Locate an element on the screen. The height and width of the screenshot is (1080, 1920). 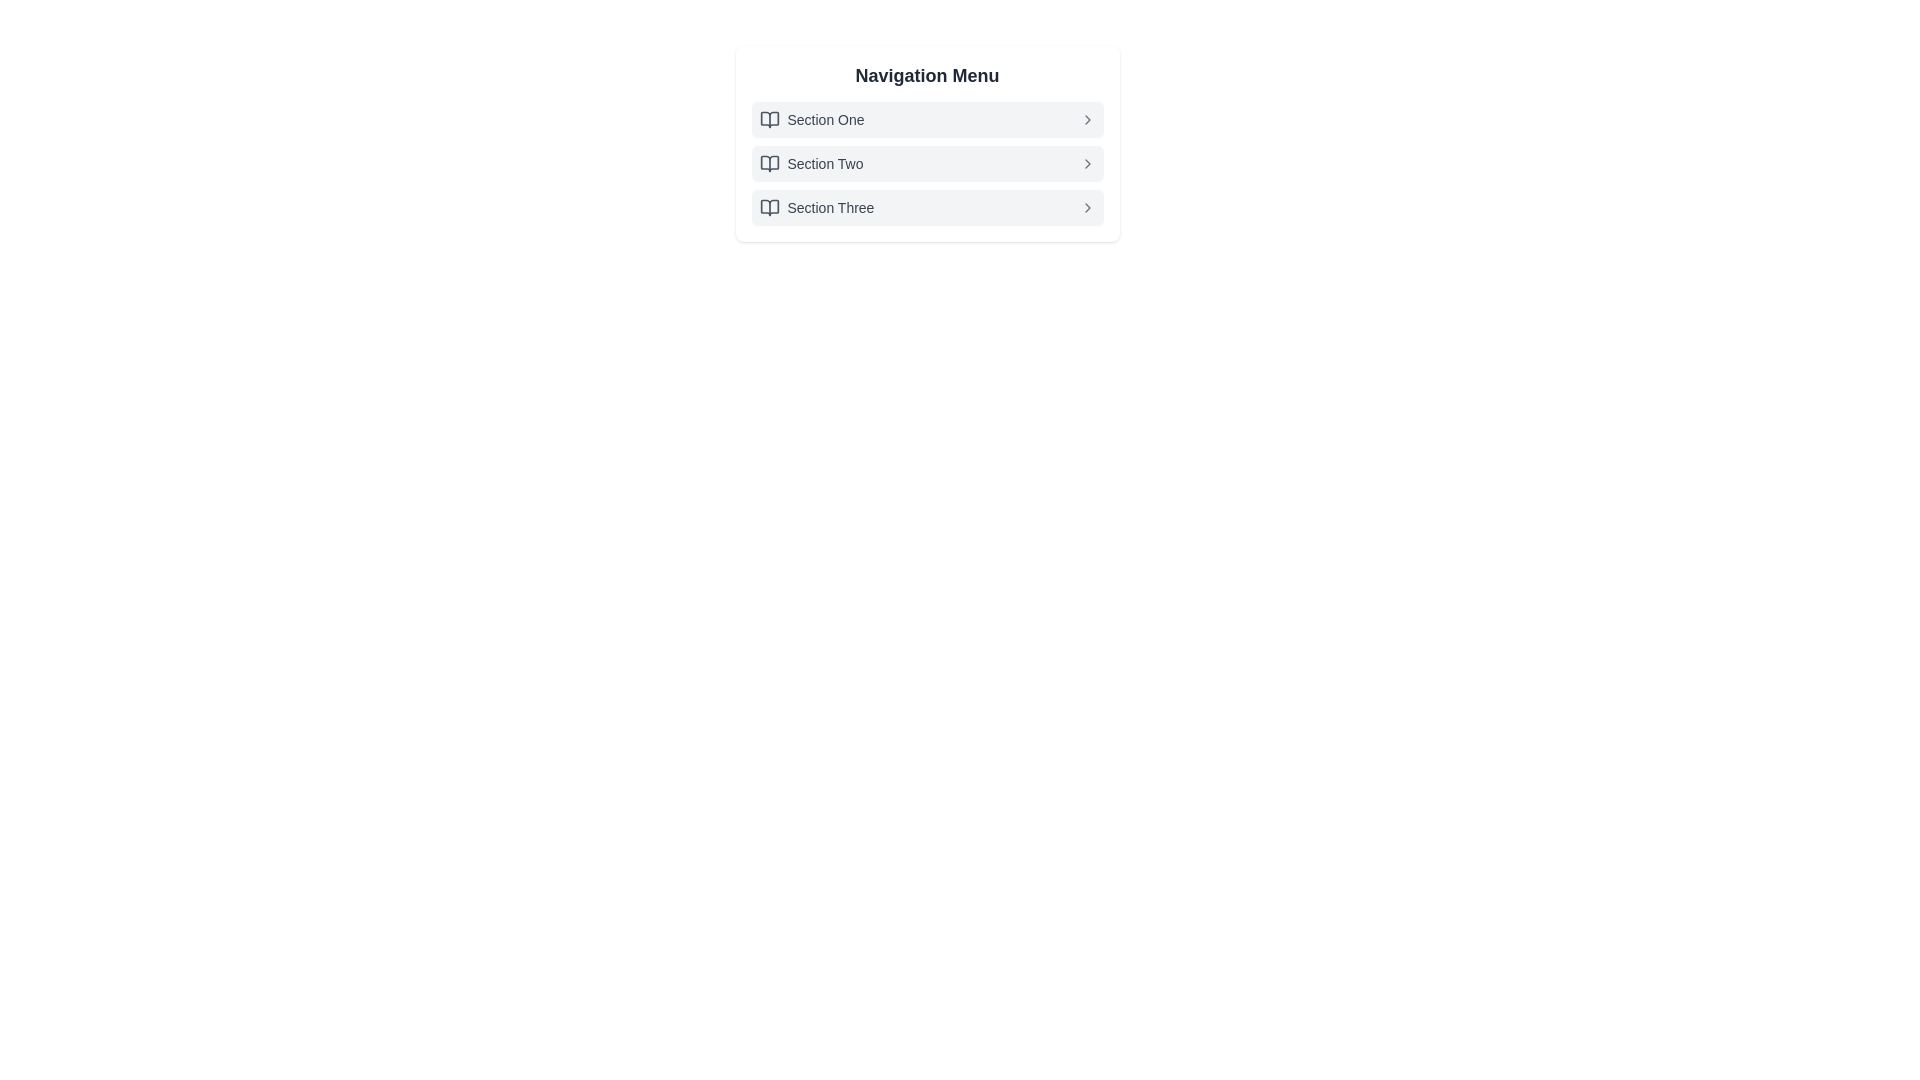
the hyperlink in the 'Navigation Menu' that navigates to 'Section Three' is located at coordinates (830, 208).